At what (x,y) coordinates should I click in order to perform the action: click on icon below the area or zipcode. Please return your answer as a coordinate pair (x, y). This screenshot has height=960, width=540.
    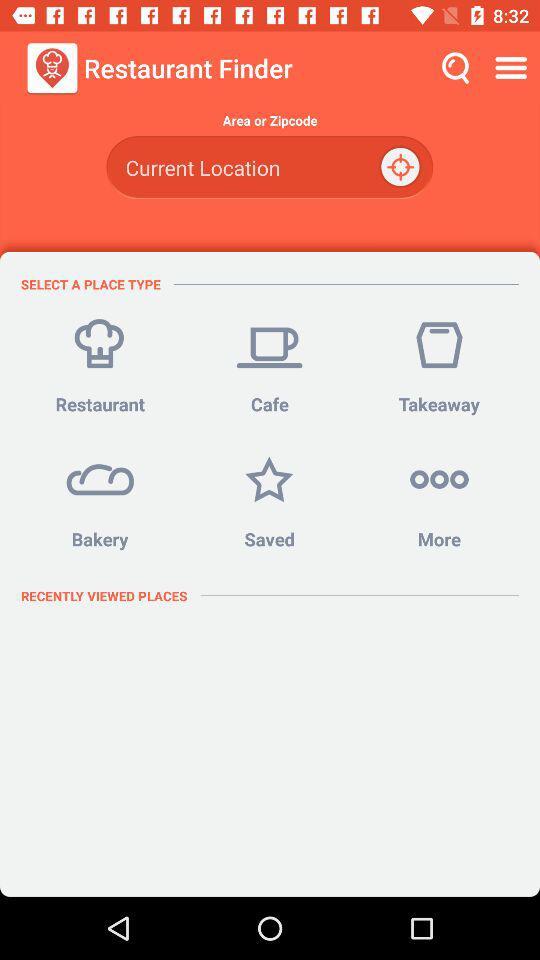
    Looking at the image, I should click on (402, 166).